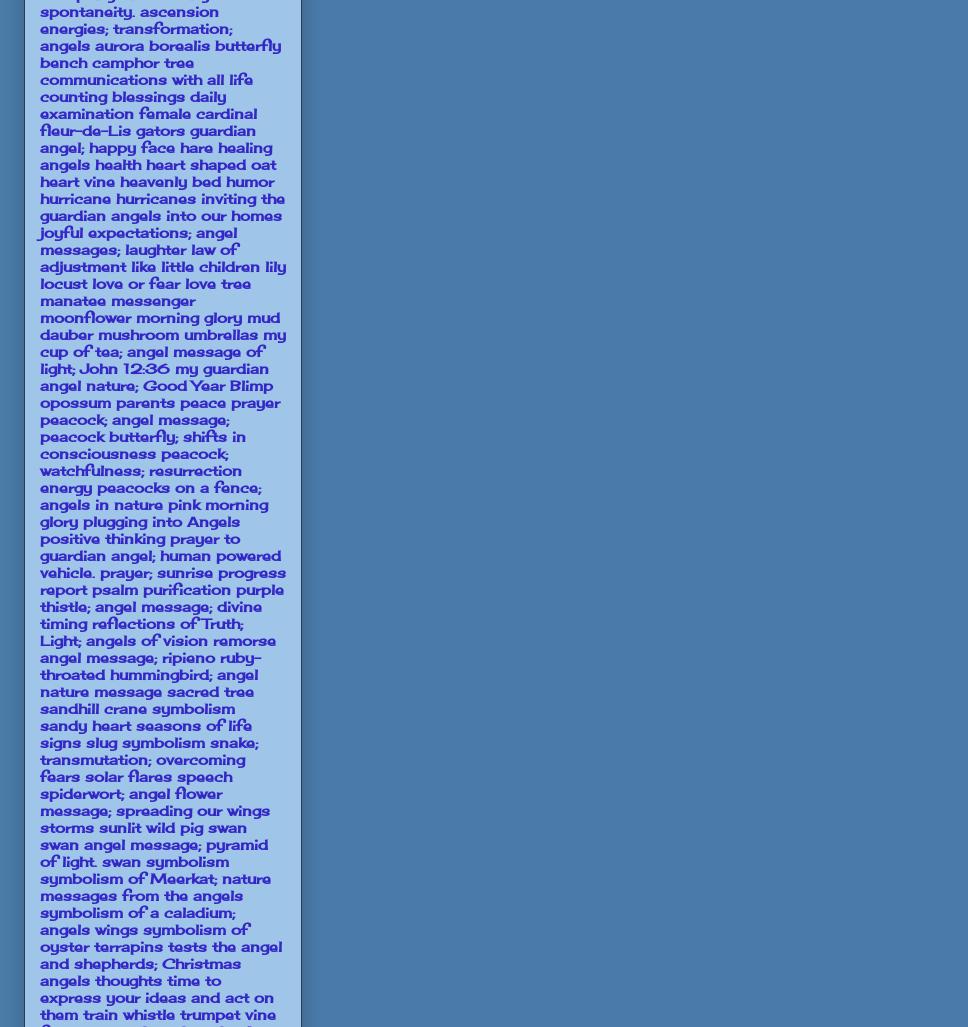 The height and width of the screenshot is (1027, 968). I want to click on 'ascension energies; transformation; angels', so click(135, 27).